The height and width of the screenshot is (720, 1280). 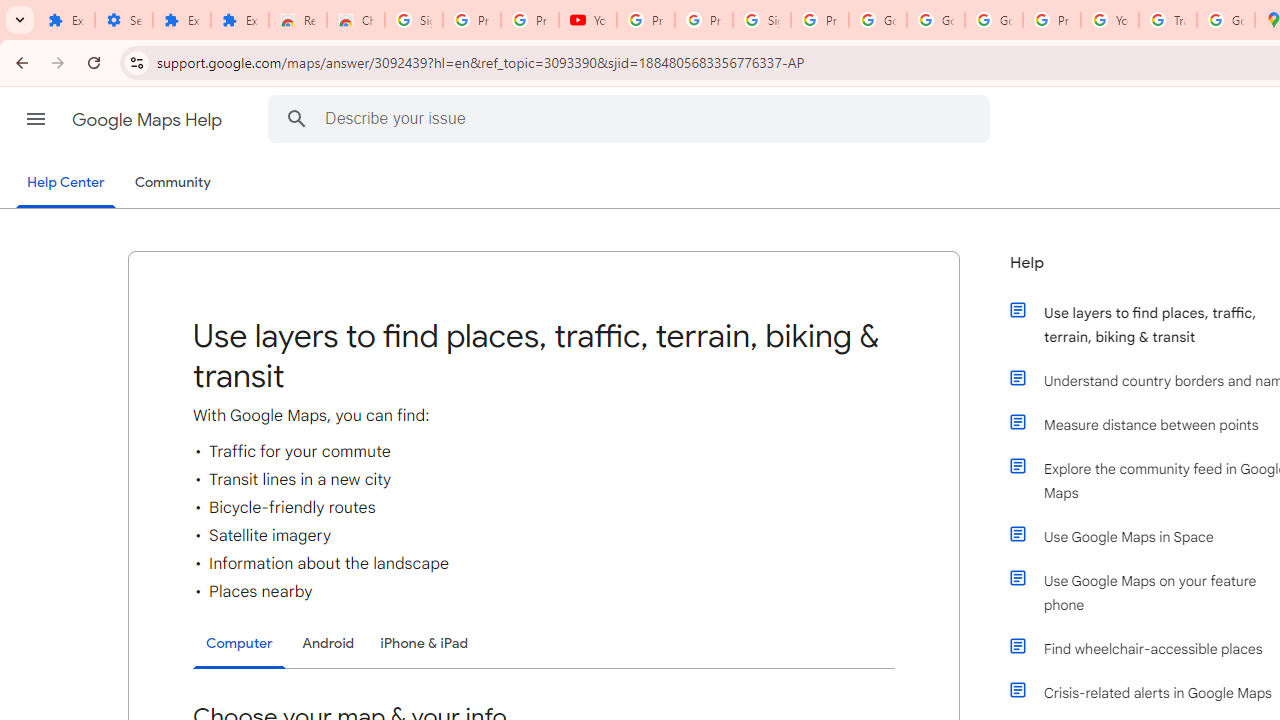 What do you see at coordinates (413, 20) in the screenshot?
I see `'Sign in - Google Accounts'` at bounding box center [413, 20].